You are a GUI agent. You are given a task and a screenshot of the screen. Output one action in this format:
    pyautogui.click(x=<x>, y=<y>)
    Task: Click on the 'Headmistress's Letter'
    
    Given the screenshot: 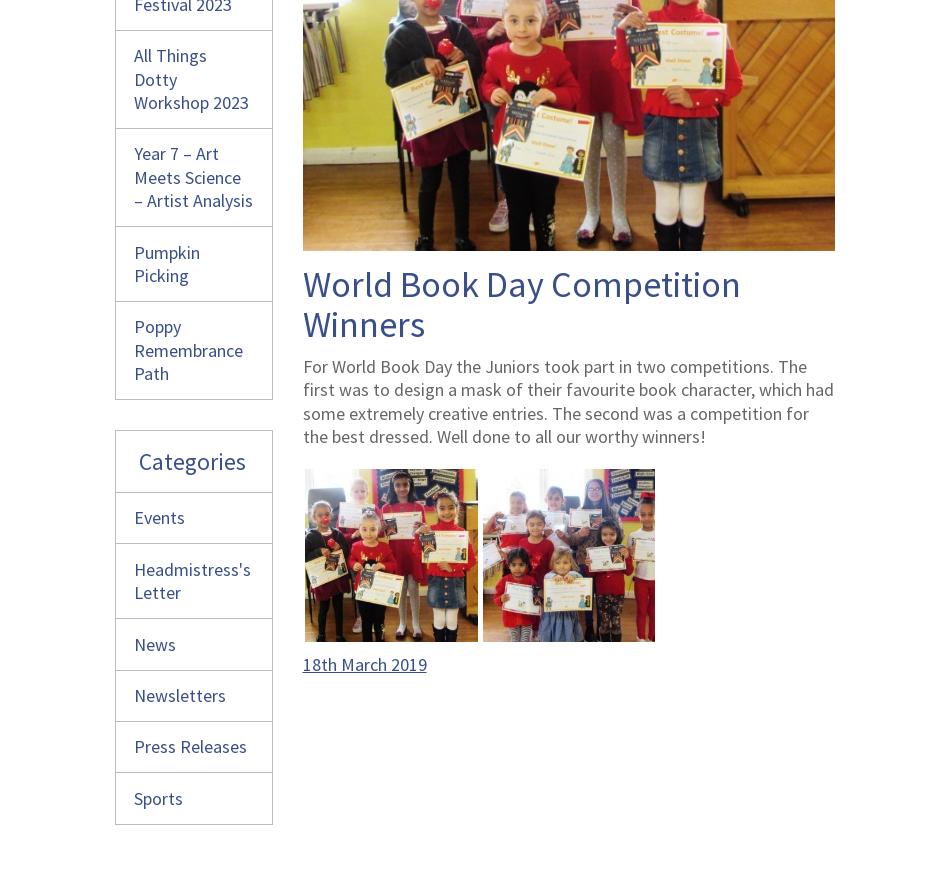 What is the action you would take?
    pyautogui.click(x=192, y=580)
    